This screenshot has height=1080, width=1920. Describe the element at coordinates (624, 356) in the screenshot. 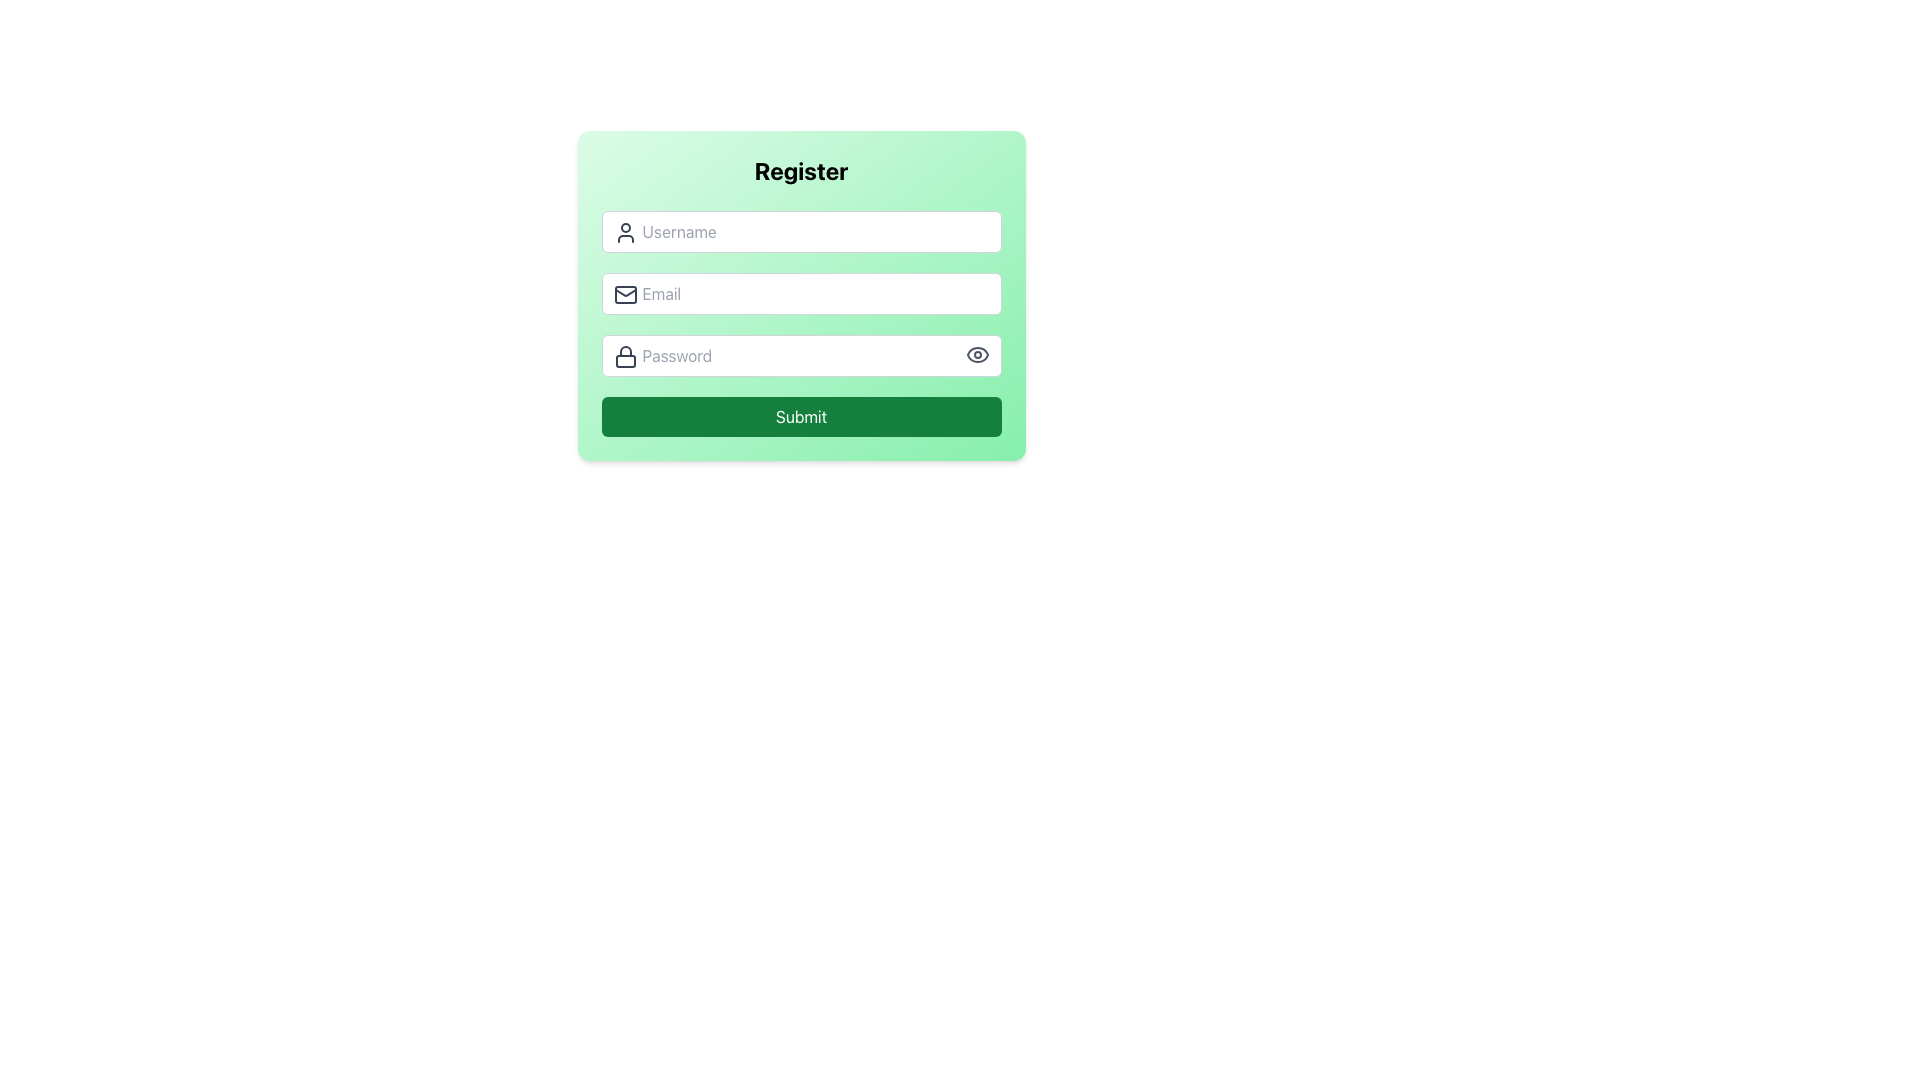

I see `the password field icon, which is located to the left of the text entry area within the password input field, aligning with the placeholder text 'Password'` at that location.